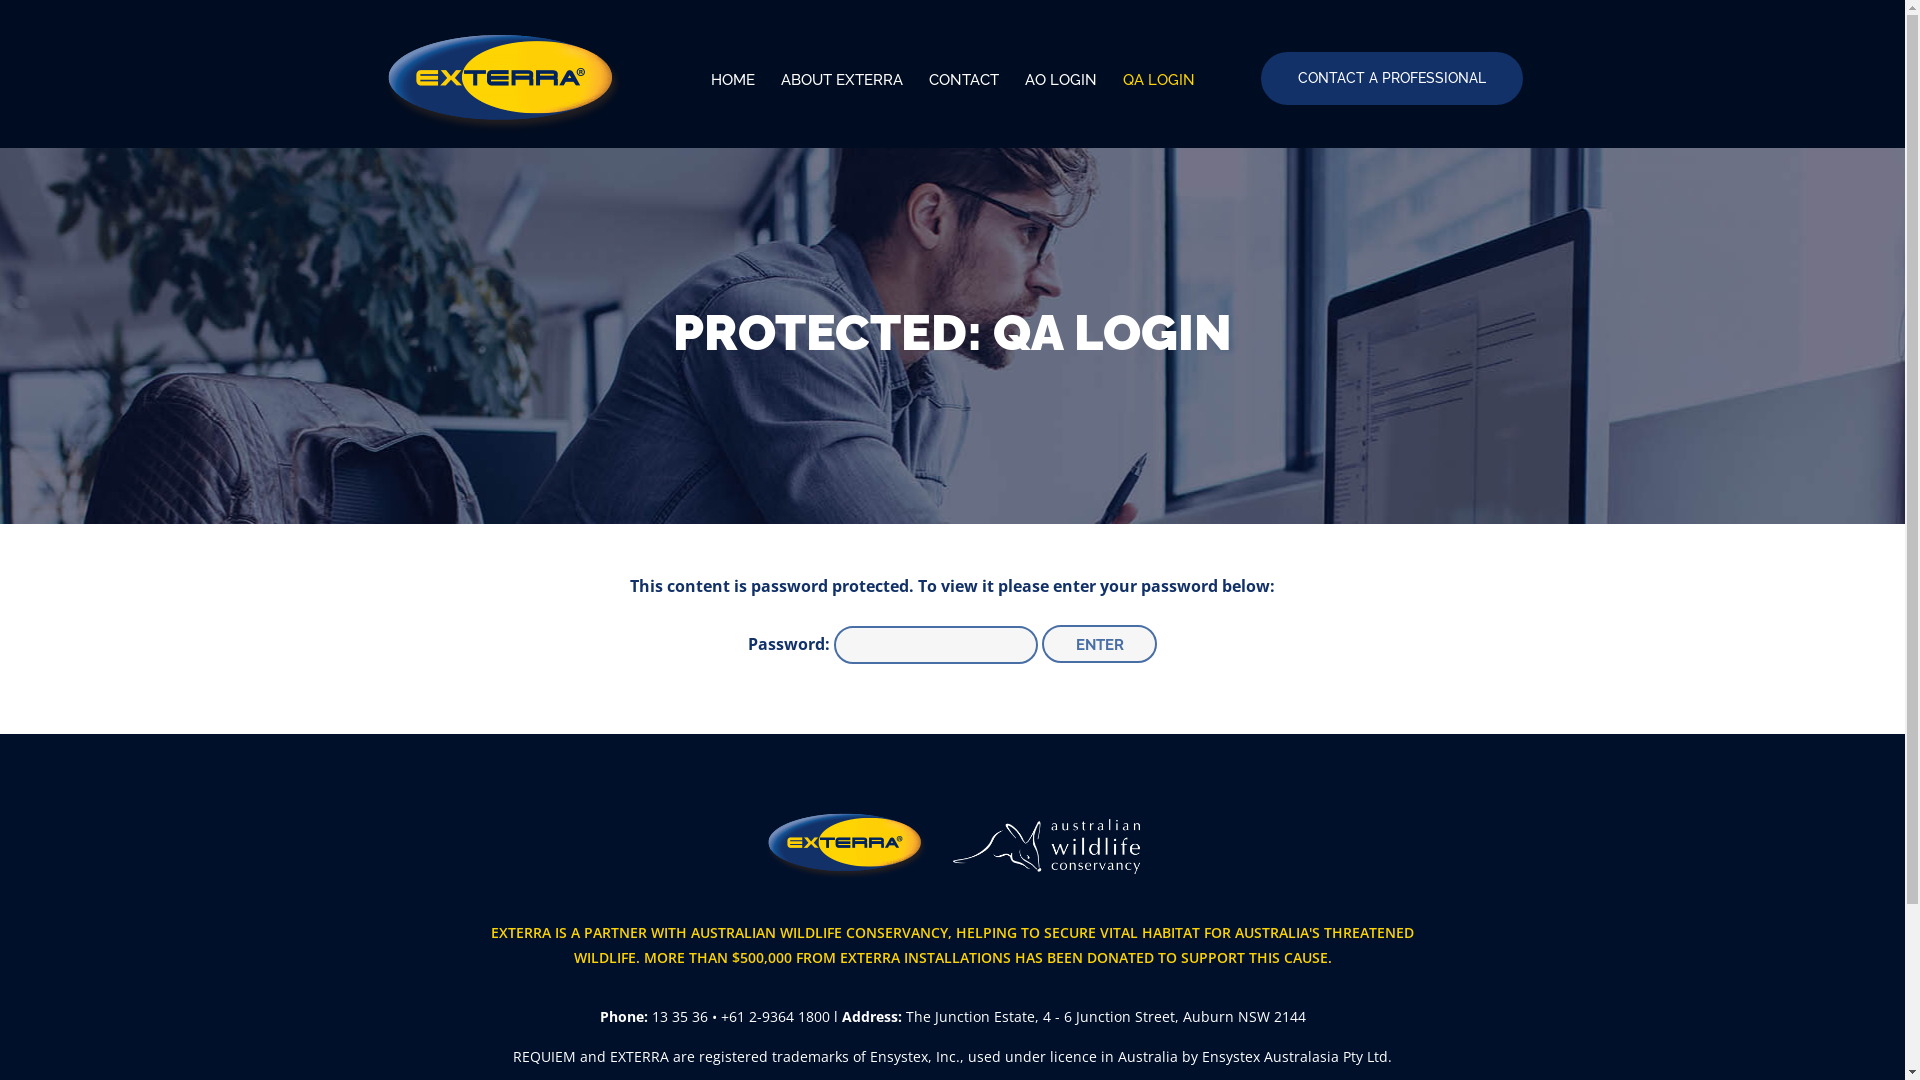  I want to click on 'Enter', so click(1098, 644).